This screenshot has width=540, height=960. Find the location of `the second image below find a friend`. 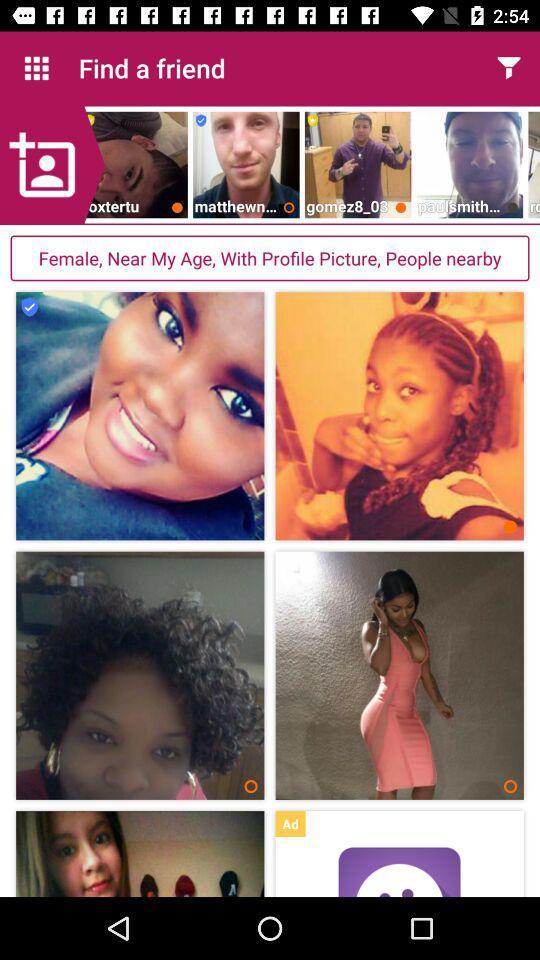

the second image below find a friend is located at coordinates (246, 164).